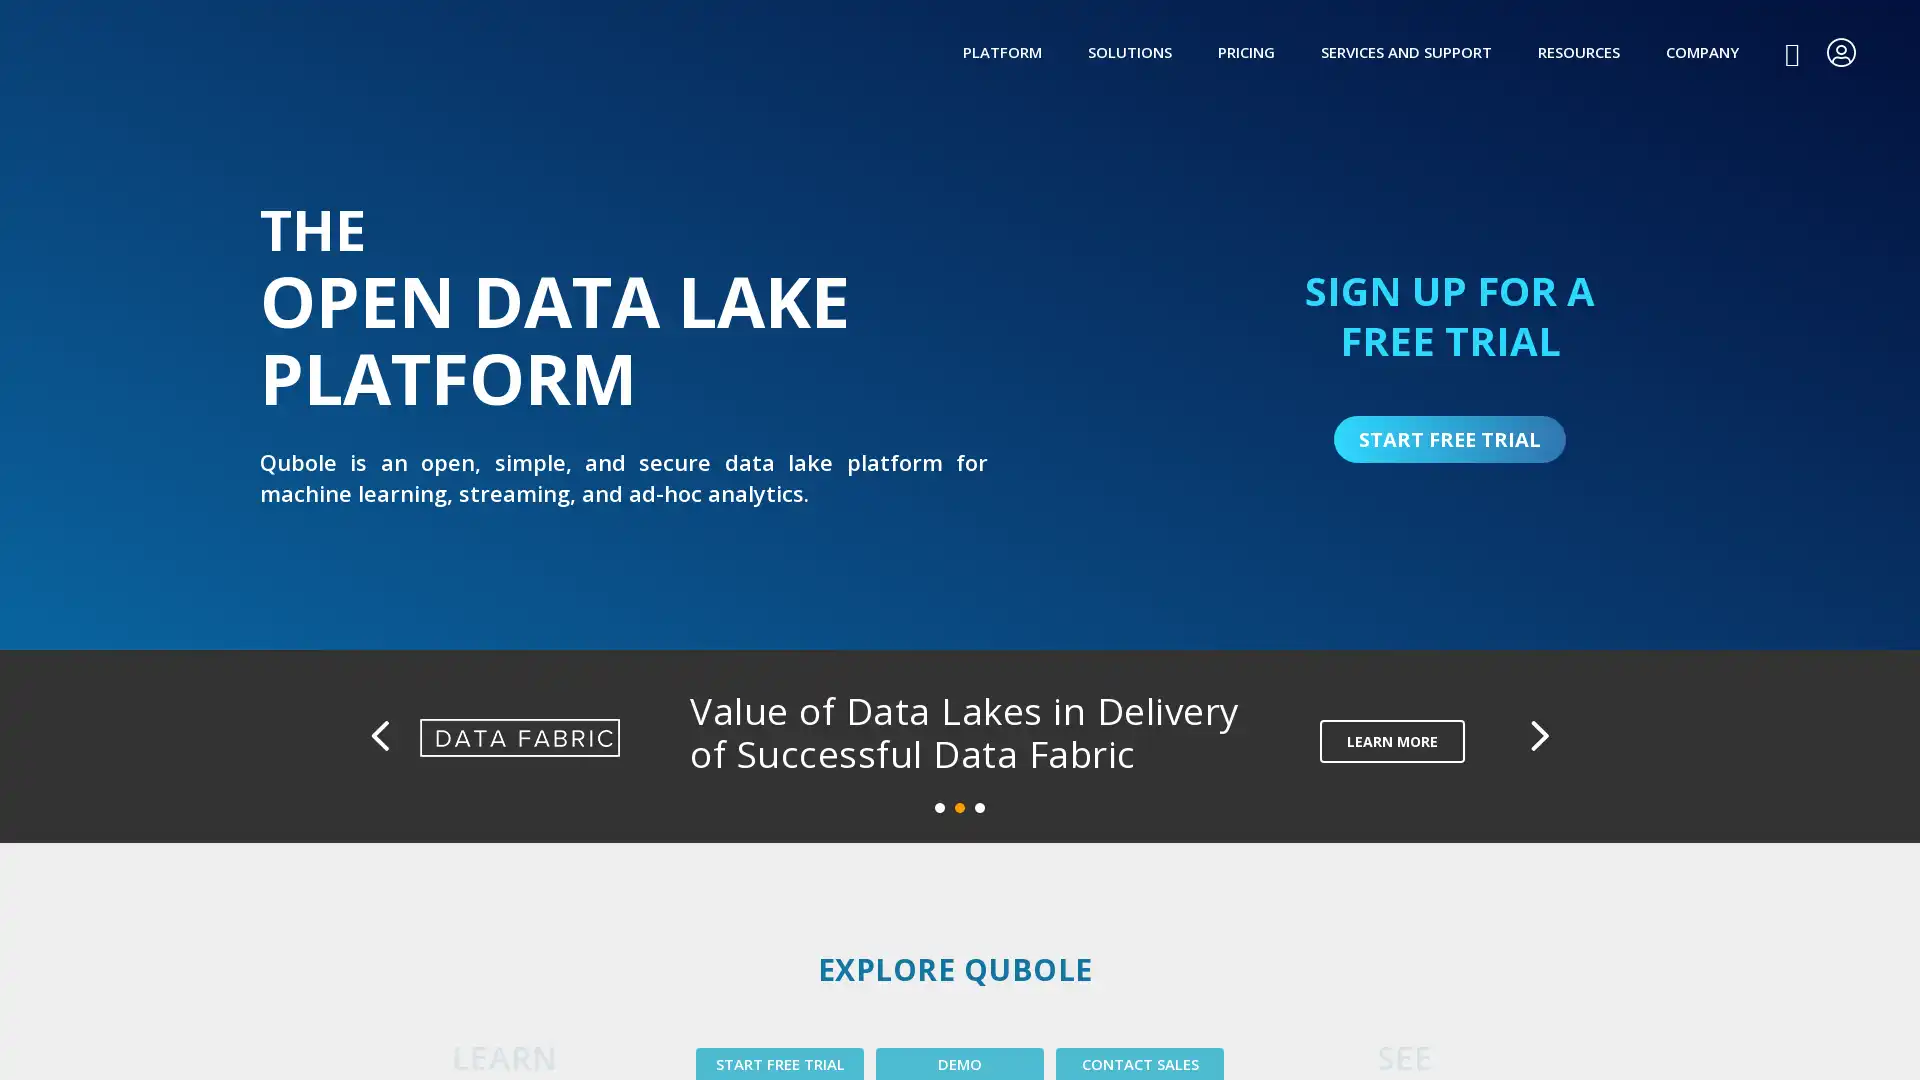 The image size is (1920, 1080). Describe the element at coordinates (1541, 1039) in the screenshot. I see `Accept All Cookies` at that location.